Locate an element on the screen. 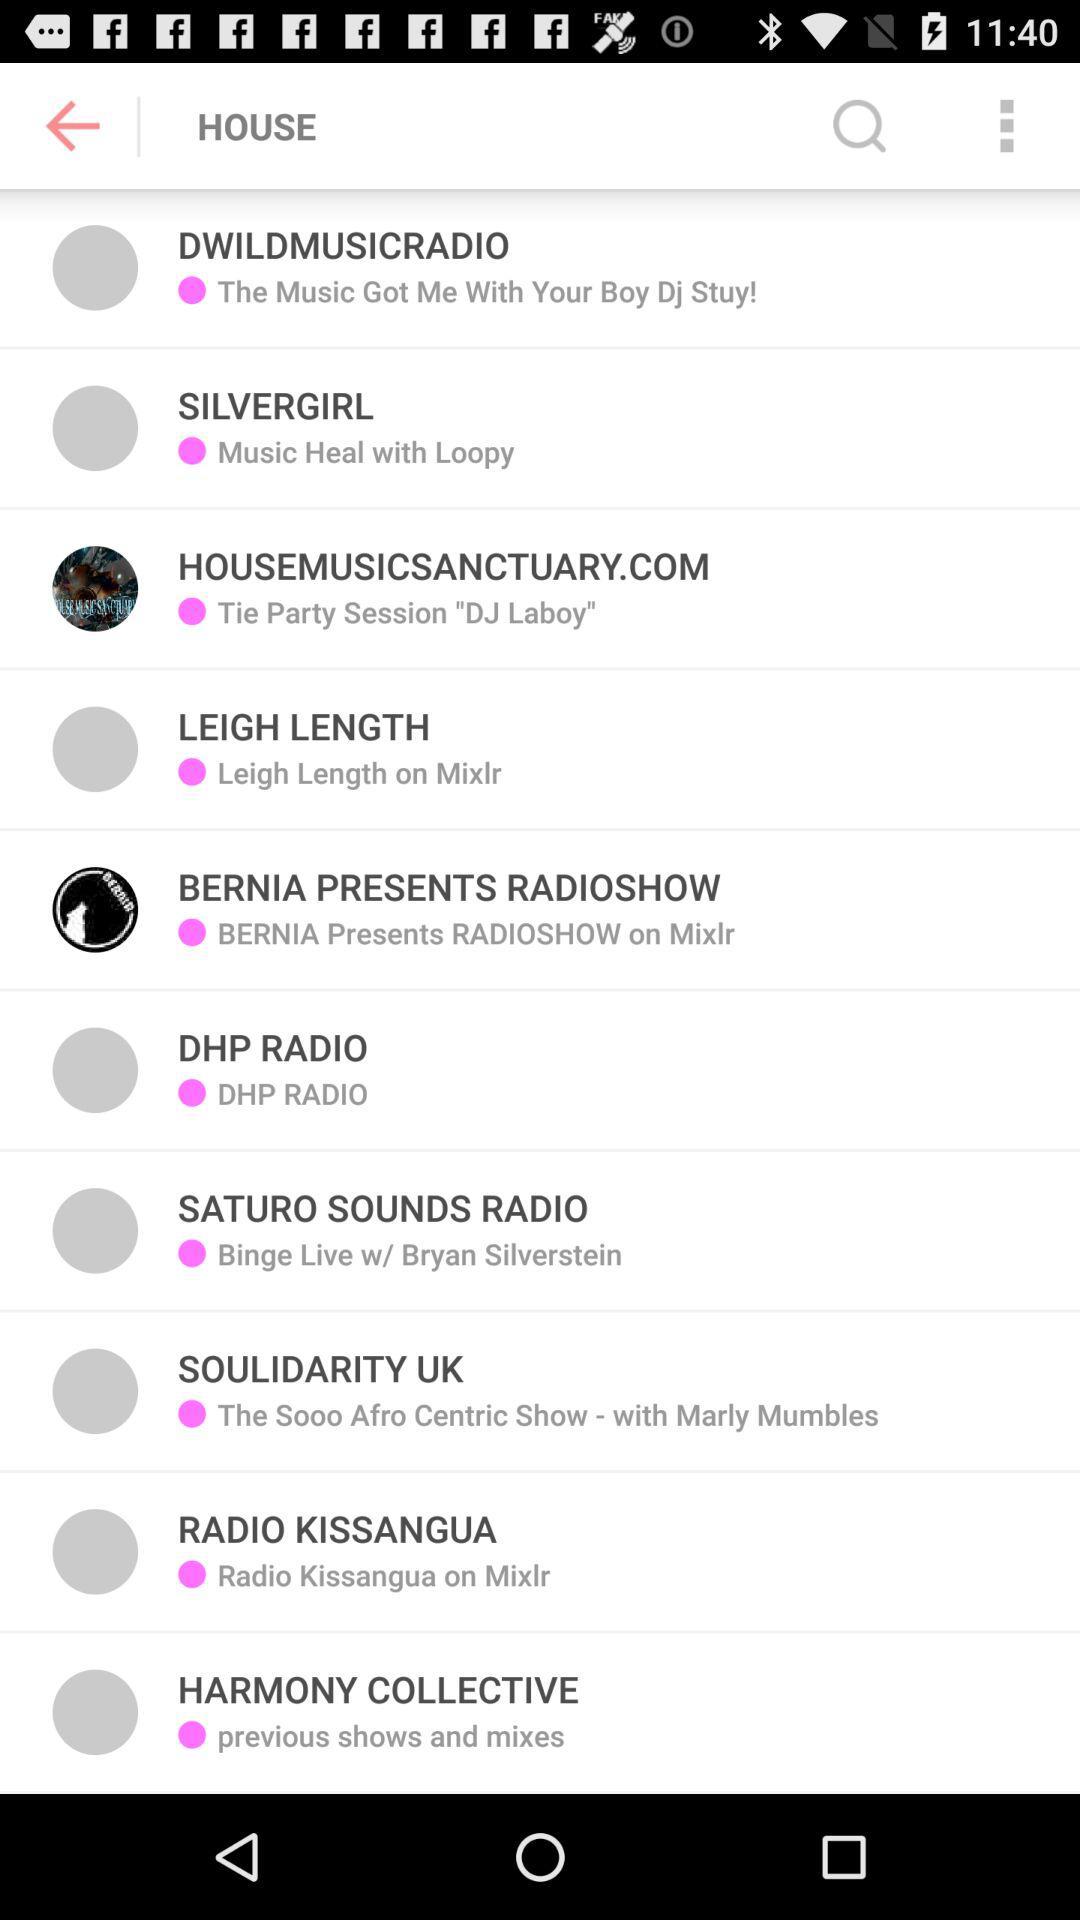 The image size is (1080, 1920). the item below the dhp radio is located at coordinates (383, 1196).